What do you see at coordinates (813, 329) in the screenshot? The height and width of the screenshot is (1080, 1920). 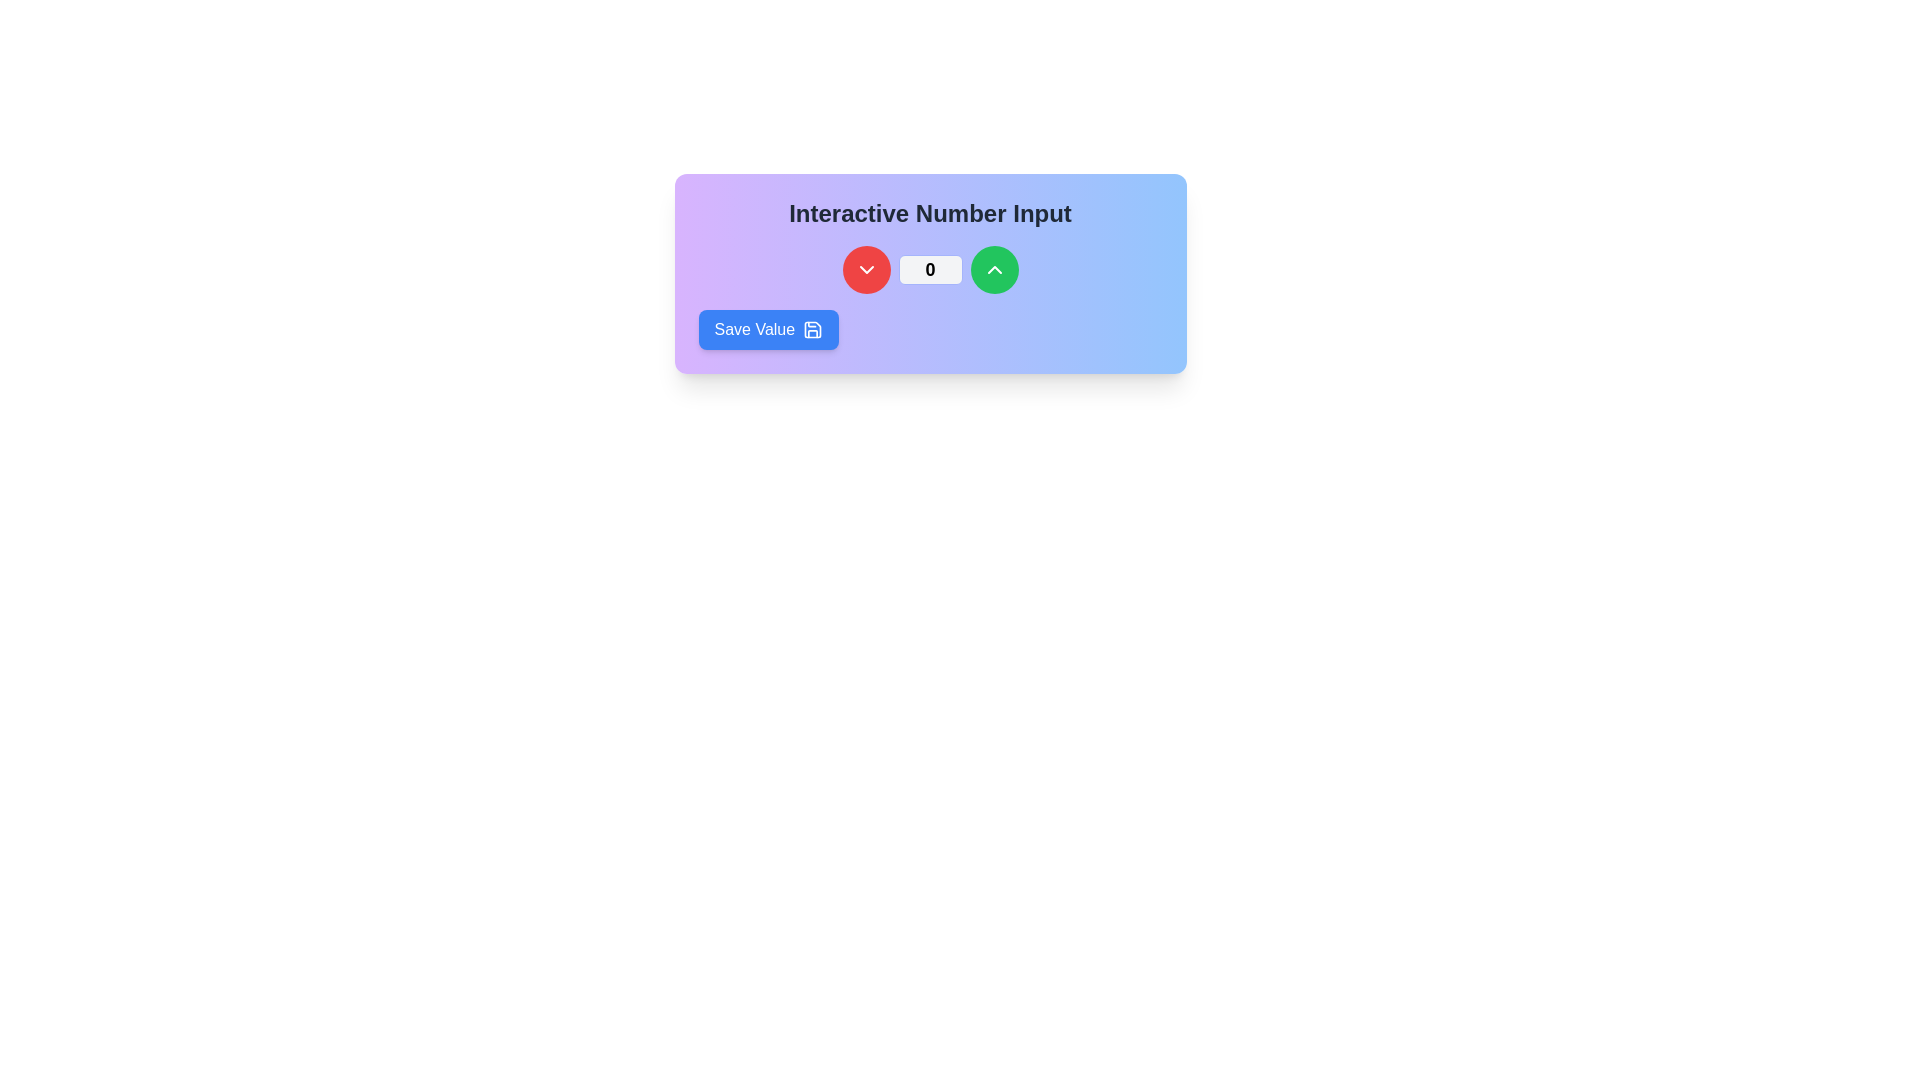 I see `the save icon located to the right of the 'Save Value' text` at bounding box center [813, 329].